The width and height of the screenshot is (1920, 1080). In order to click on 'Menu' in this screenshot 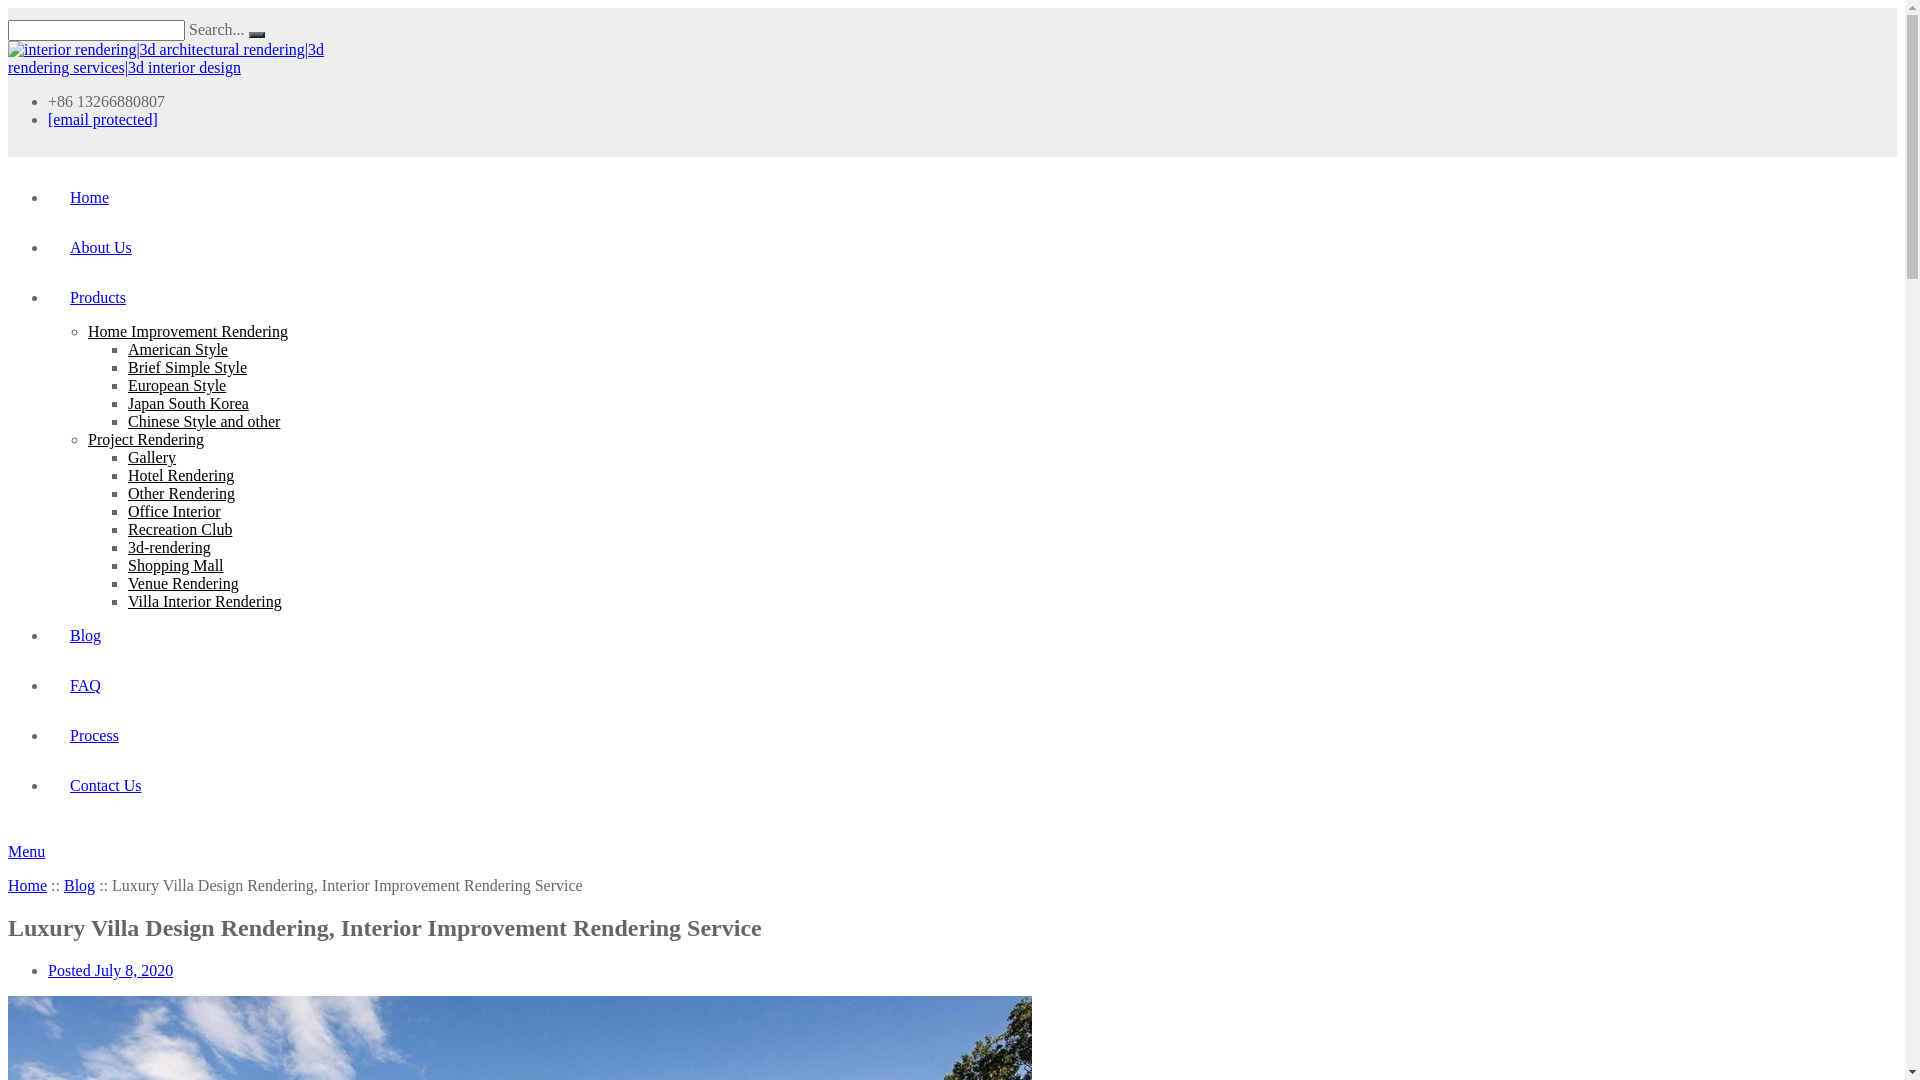, I will do `click(26, 851)`.